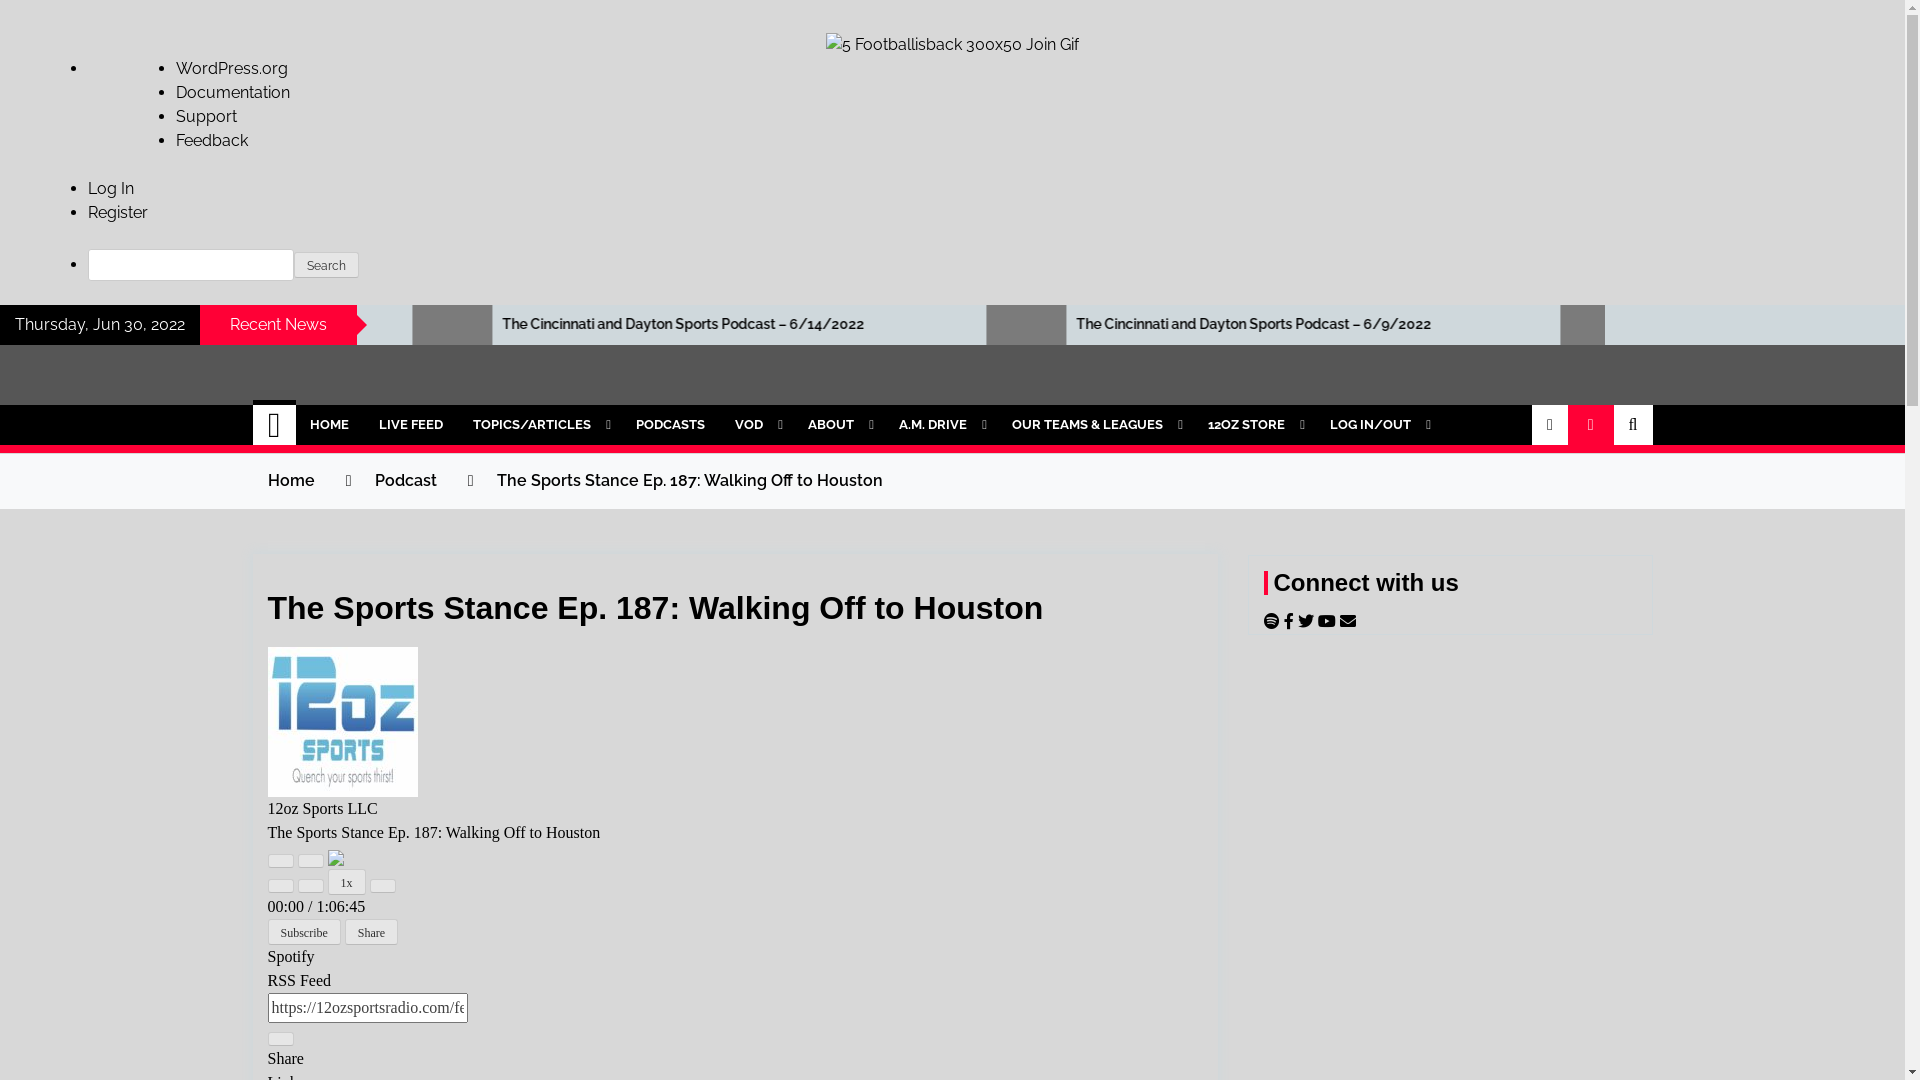 This screenshot has height=1080, width=1920. I want to click on '1x', so click(327, 881).